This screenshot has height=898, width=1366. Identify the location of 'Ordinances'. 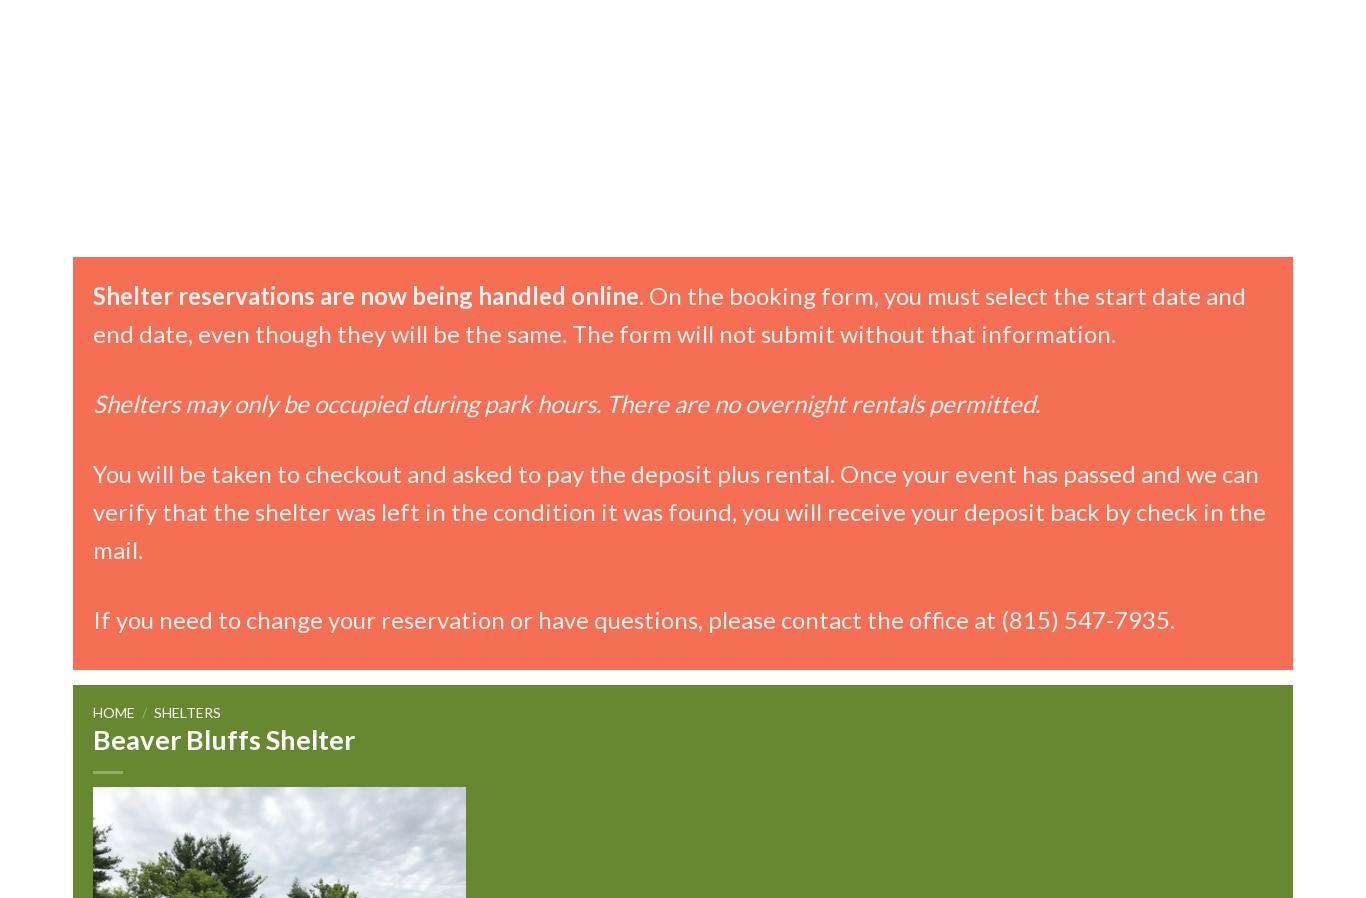
(531, 257).